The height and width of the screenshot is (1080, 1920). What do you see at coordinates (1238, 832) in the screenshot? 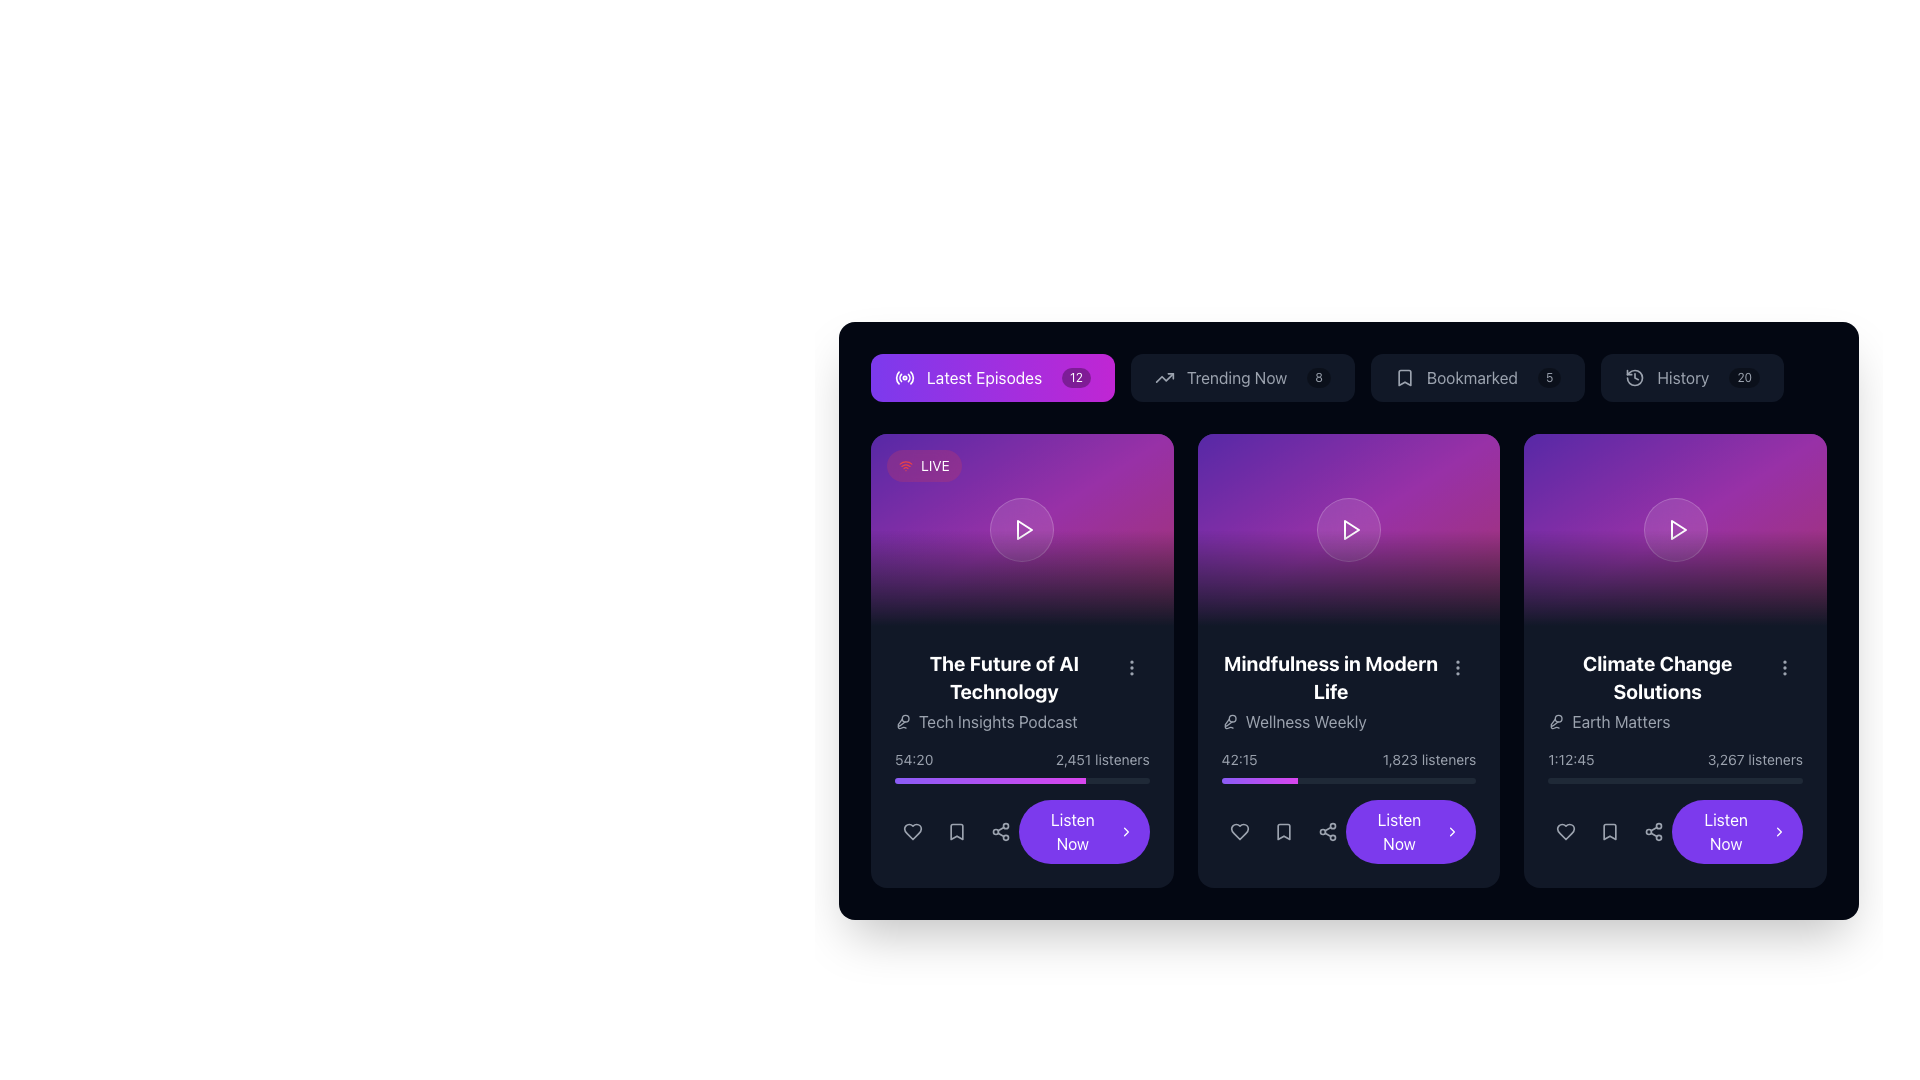
I see `the heart icon used for favoriting or liking a podcast, located within the second card` at bounding box center [1238, 832].